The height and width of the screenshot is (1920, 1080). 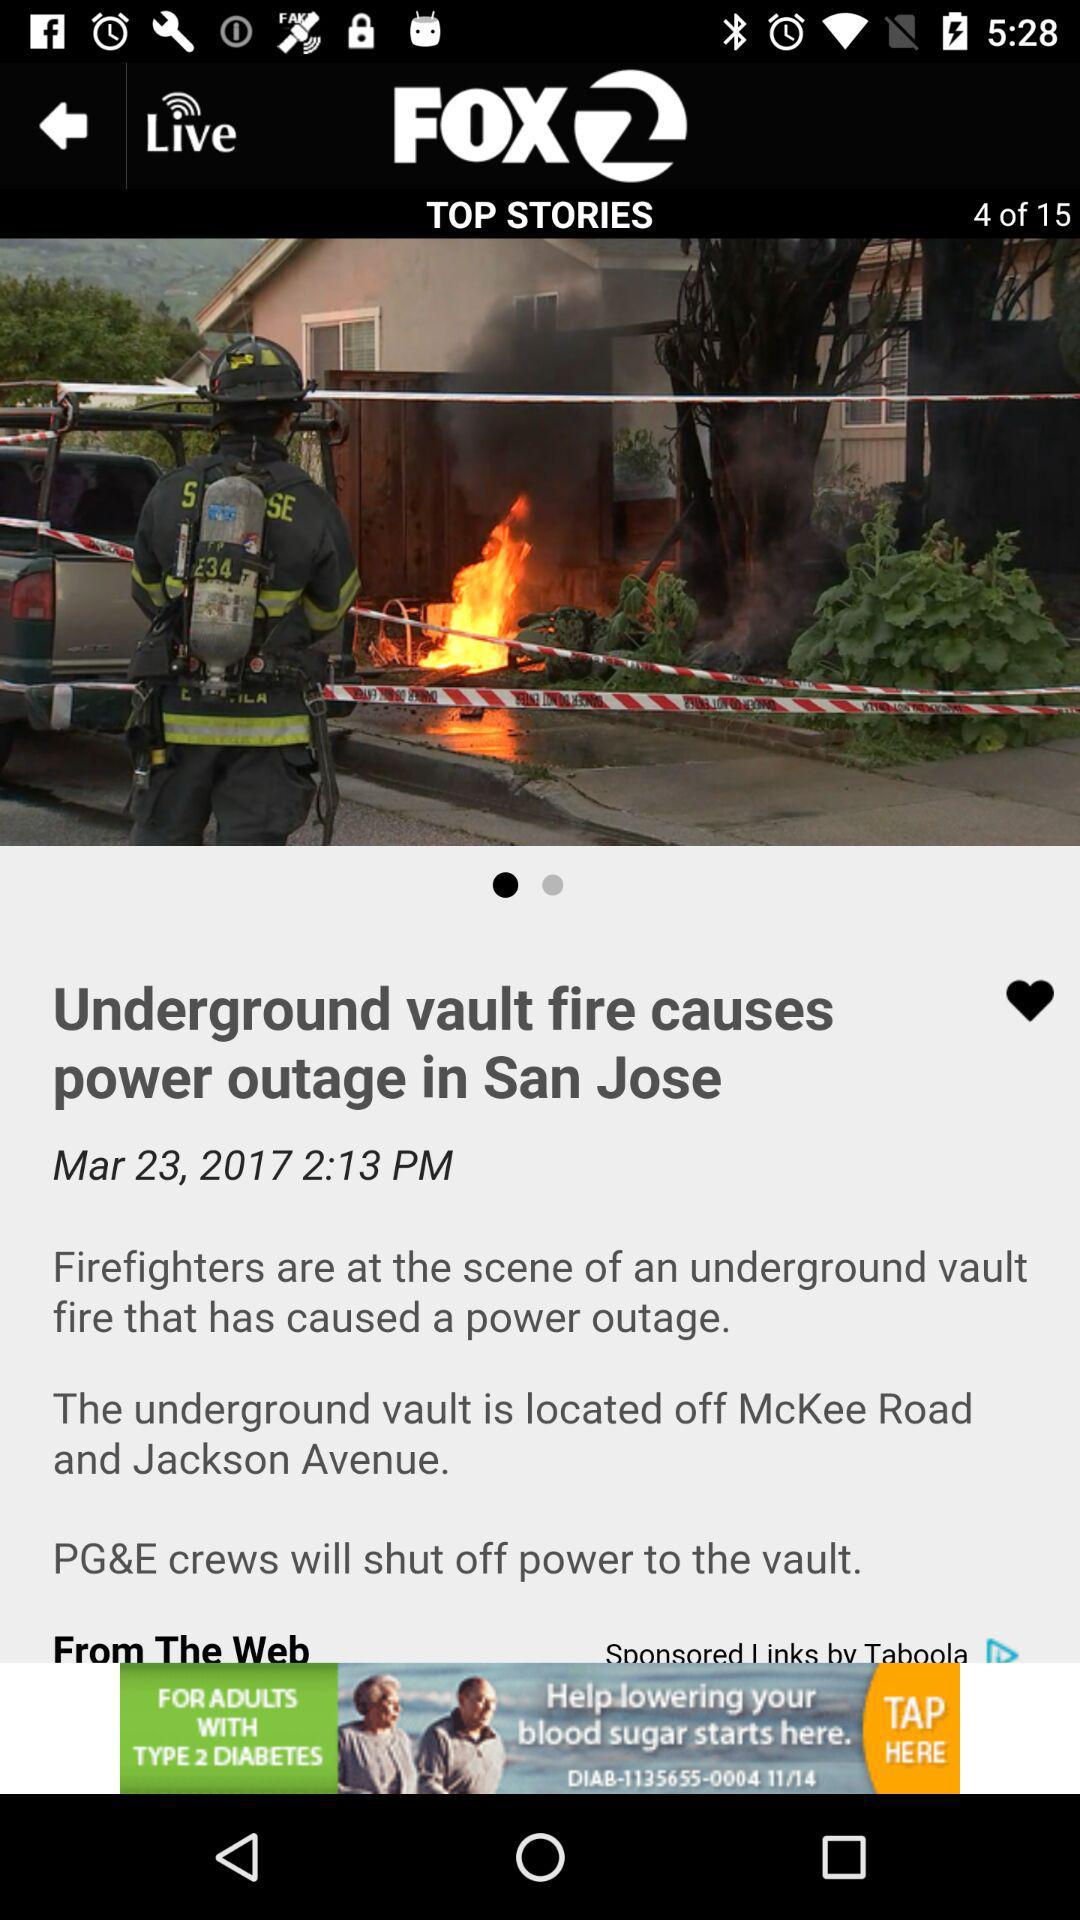 What do you see at coordinates (540, 124) in the screenshot?
I see `homepage` at bounding box center [540, 124].